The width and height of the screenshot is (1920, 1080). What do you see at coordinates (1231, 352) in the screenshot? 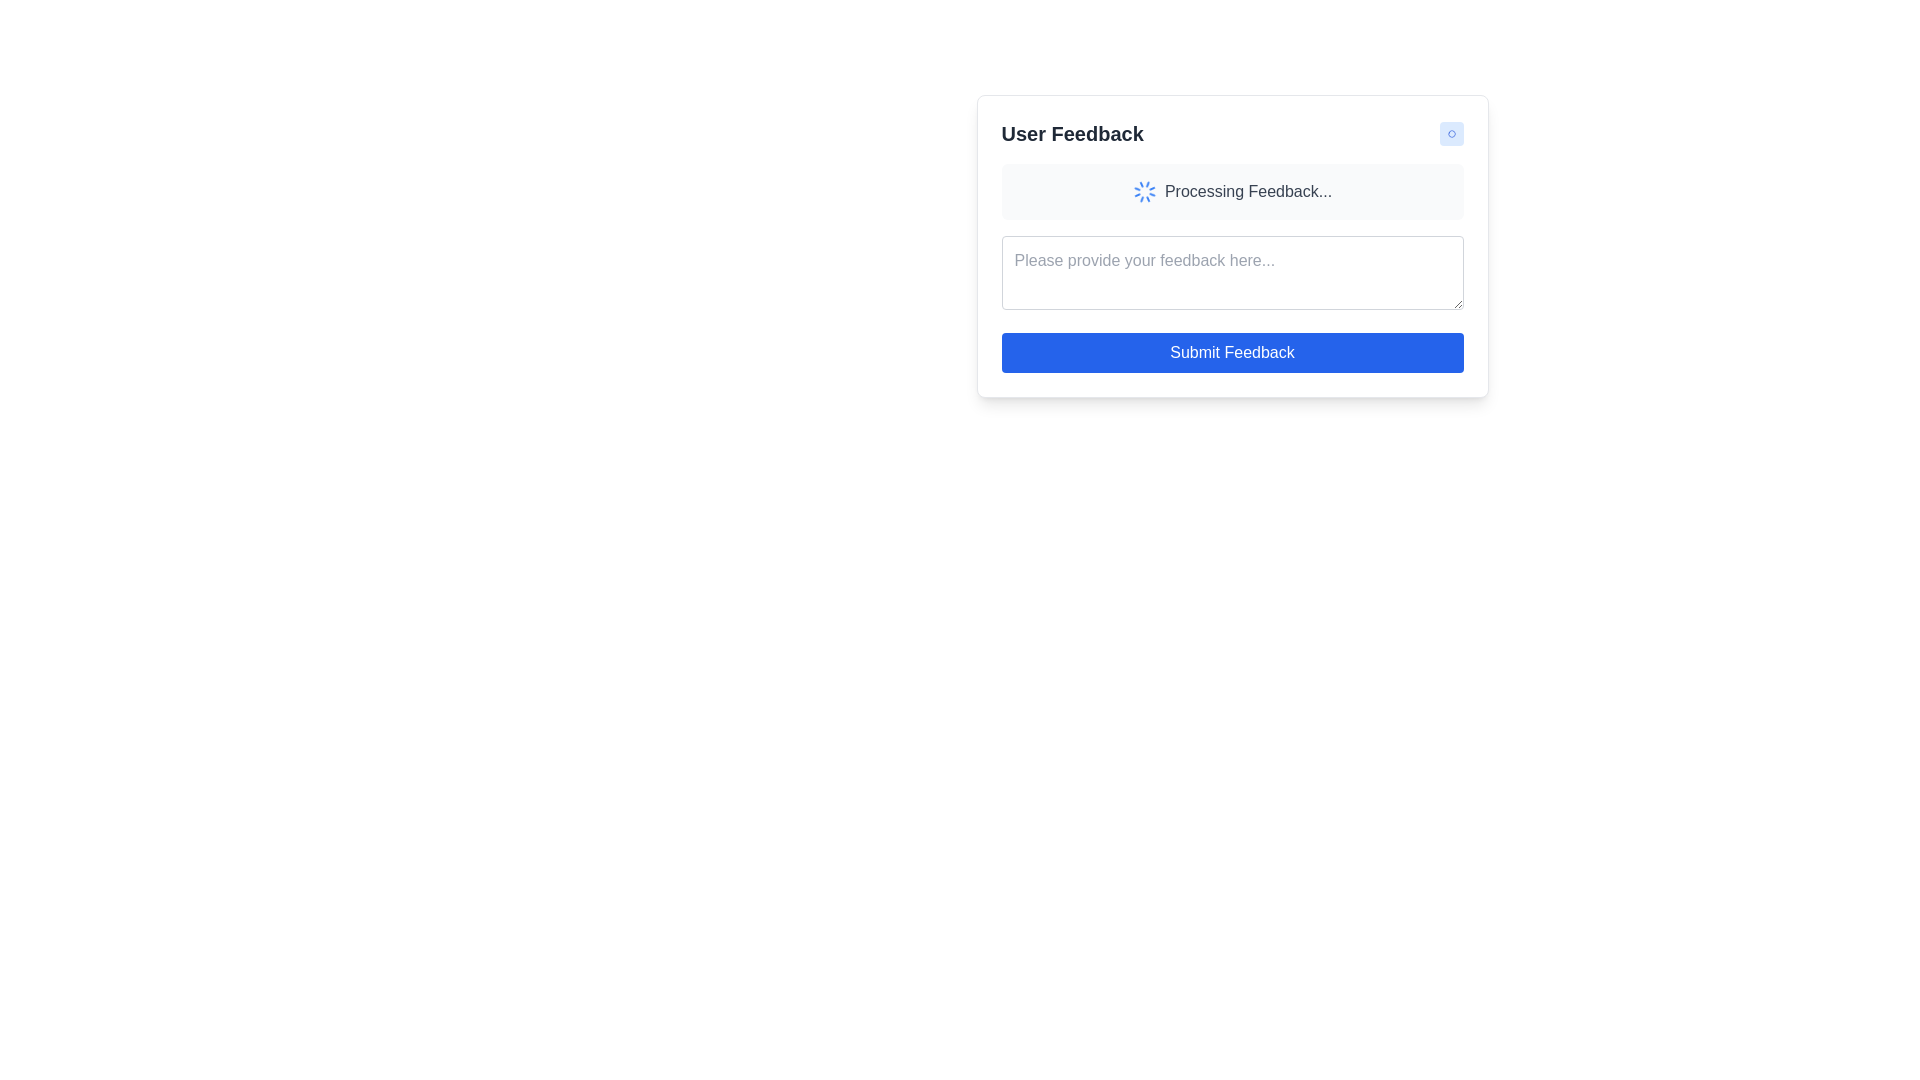
I see `the rectangular button with a blue background and rounded edges that contains the text 'Submit Feedback'` at bounding box center [1231, 352].